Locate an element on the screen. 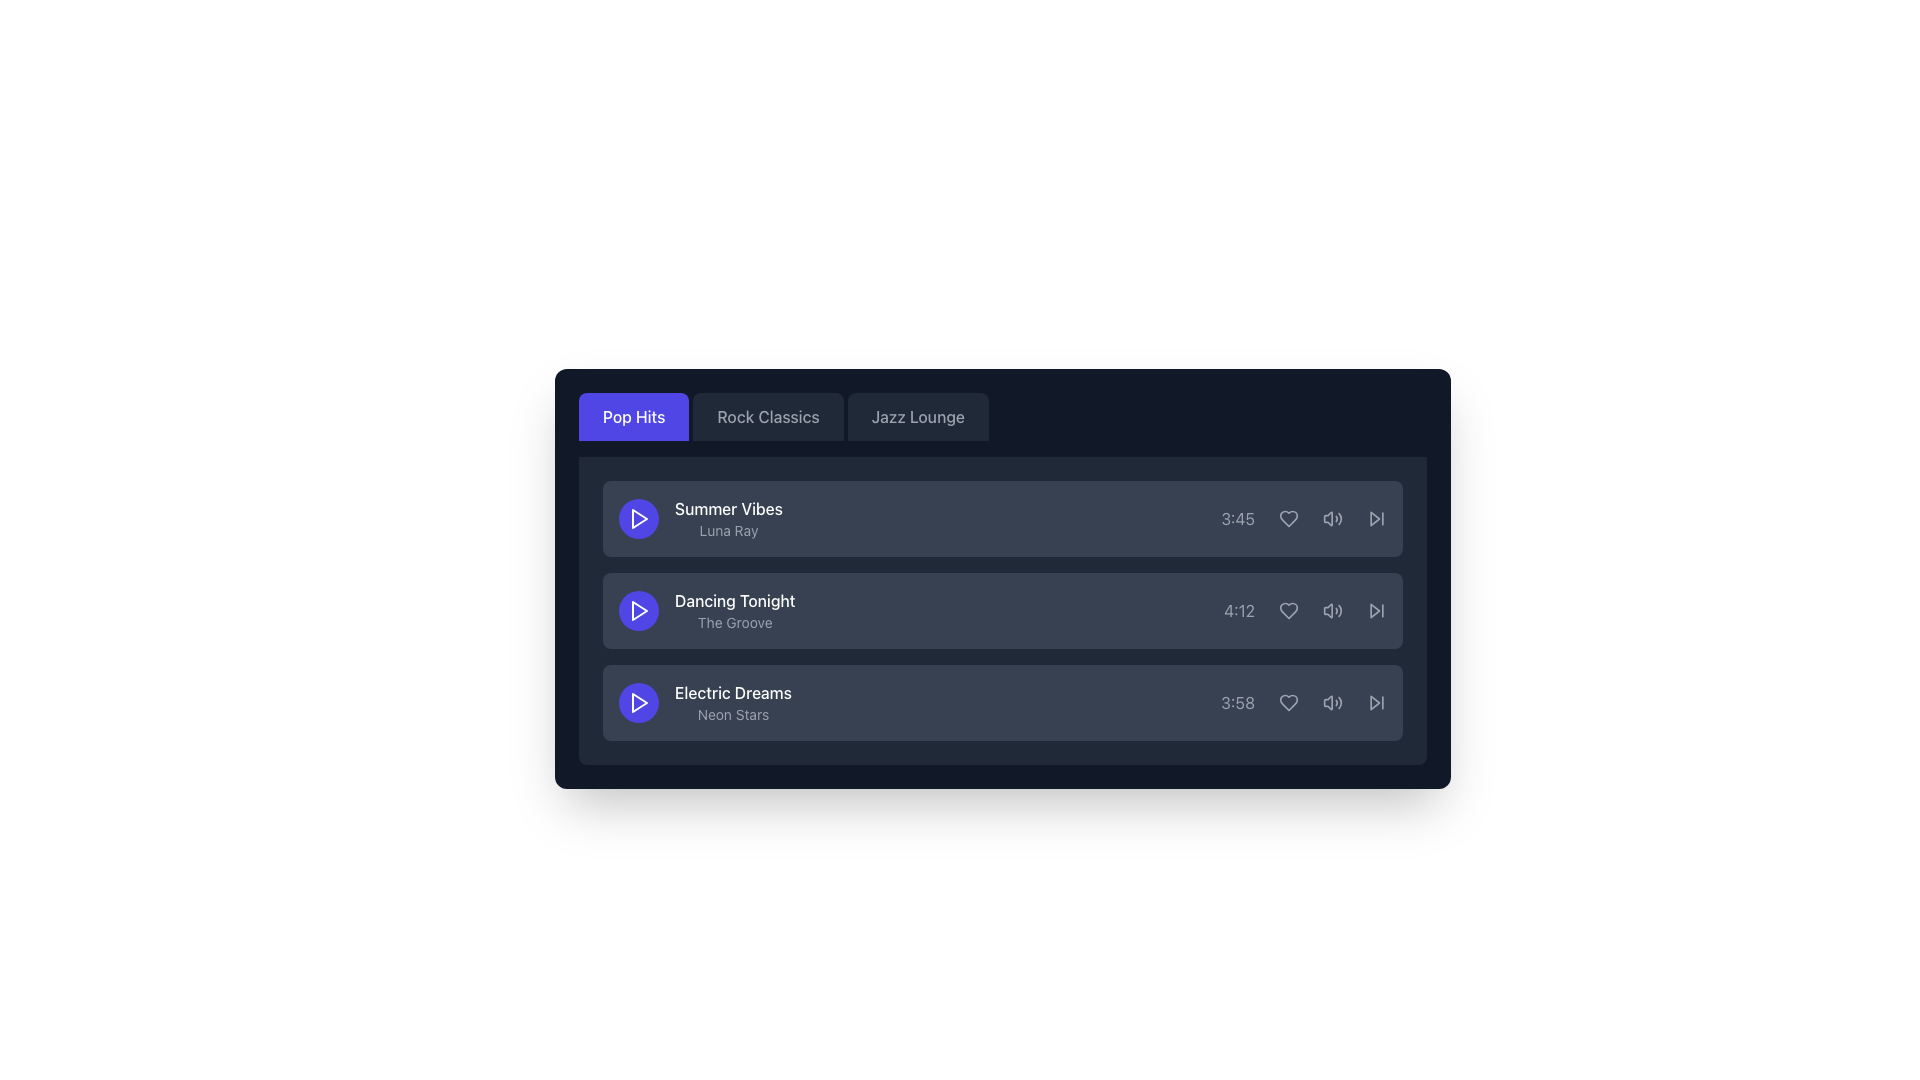 This screenshot has height=1080, width=1920. the volume icon resembling a speaker with sound waves located to the right of the '3:45' text and the heart icon within the 'Summer Vibes' music track row is located at coordinates (1333, 518).